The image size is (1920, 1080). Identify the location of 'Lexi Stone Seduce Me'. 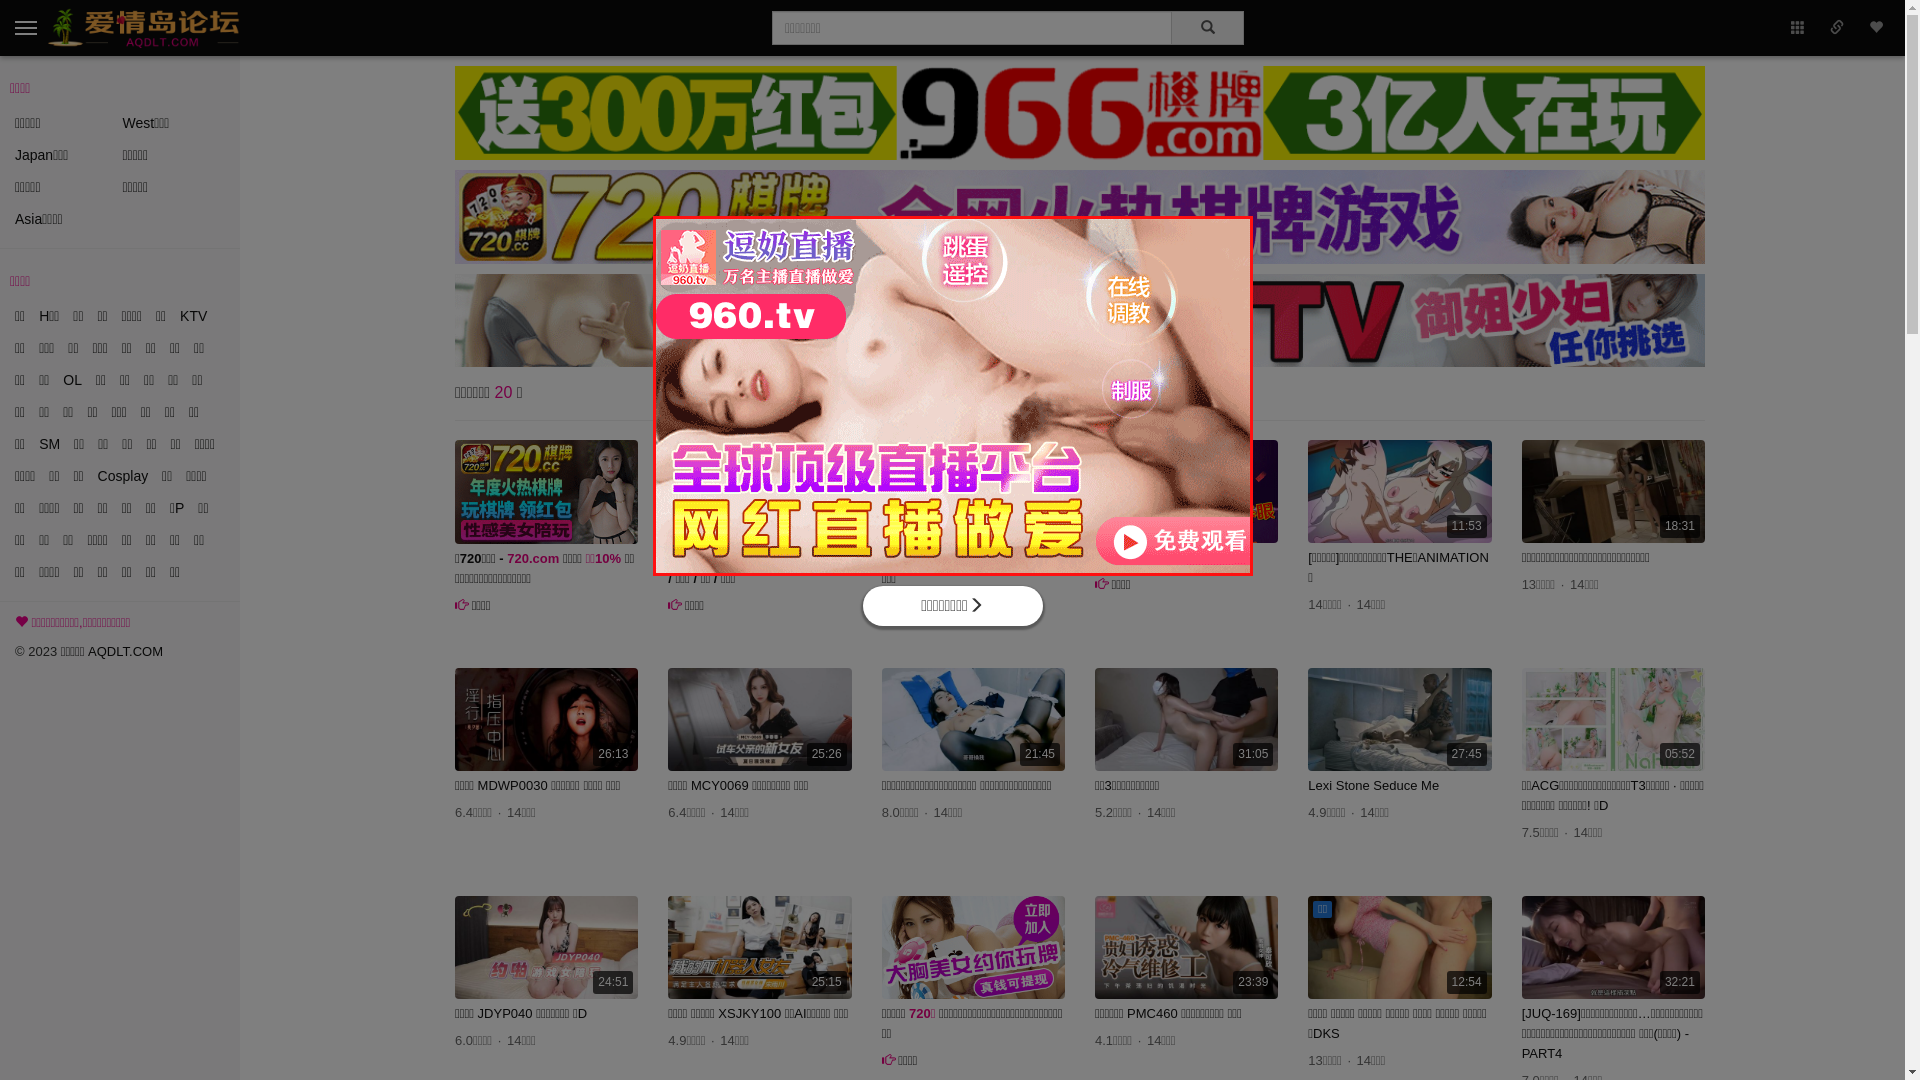
(1372, 784).